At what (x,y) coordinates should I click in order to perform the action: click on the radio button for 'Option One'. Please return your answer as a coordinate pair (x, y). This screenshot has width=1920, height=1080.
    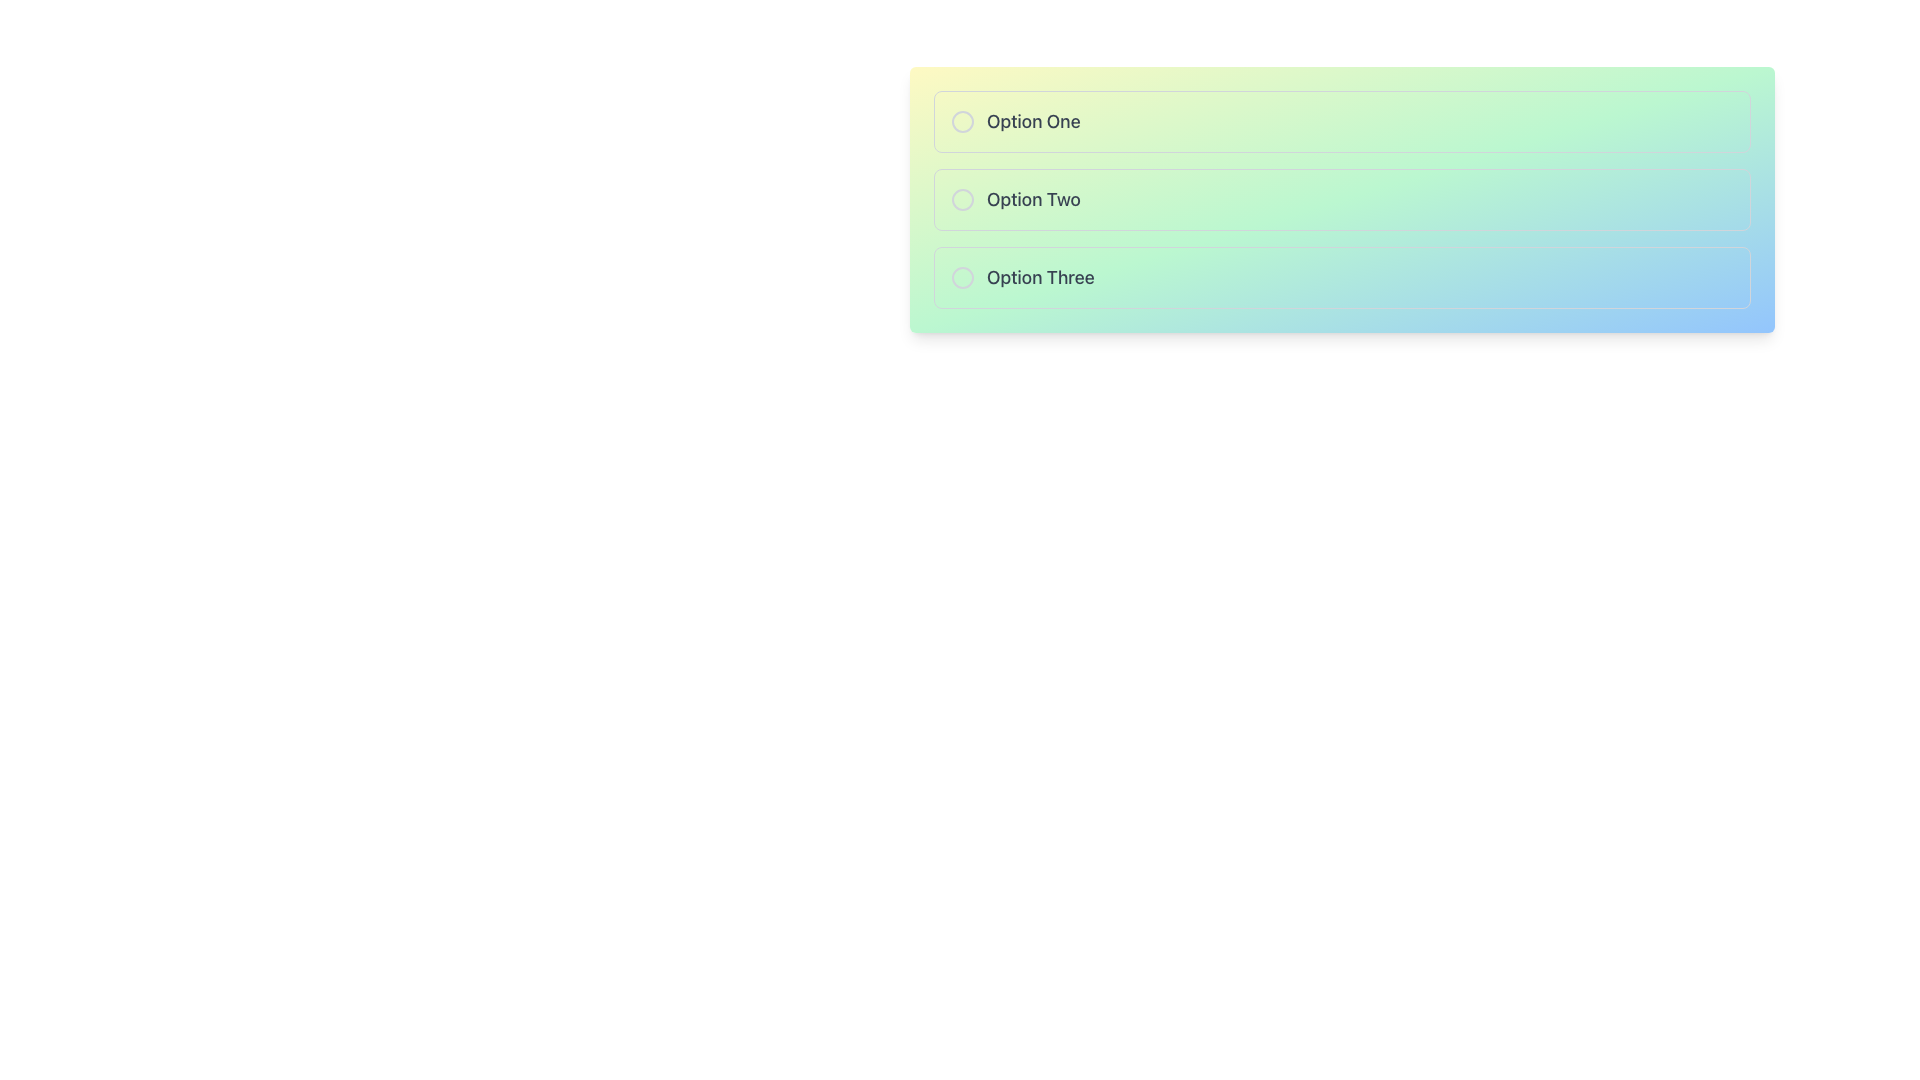
    Looking at the image, I should click on (963, 122).